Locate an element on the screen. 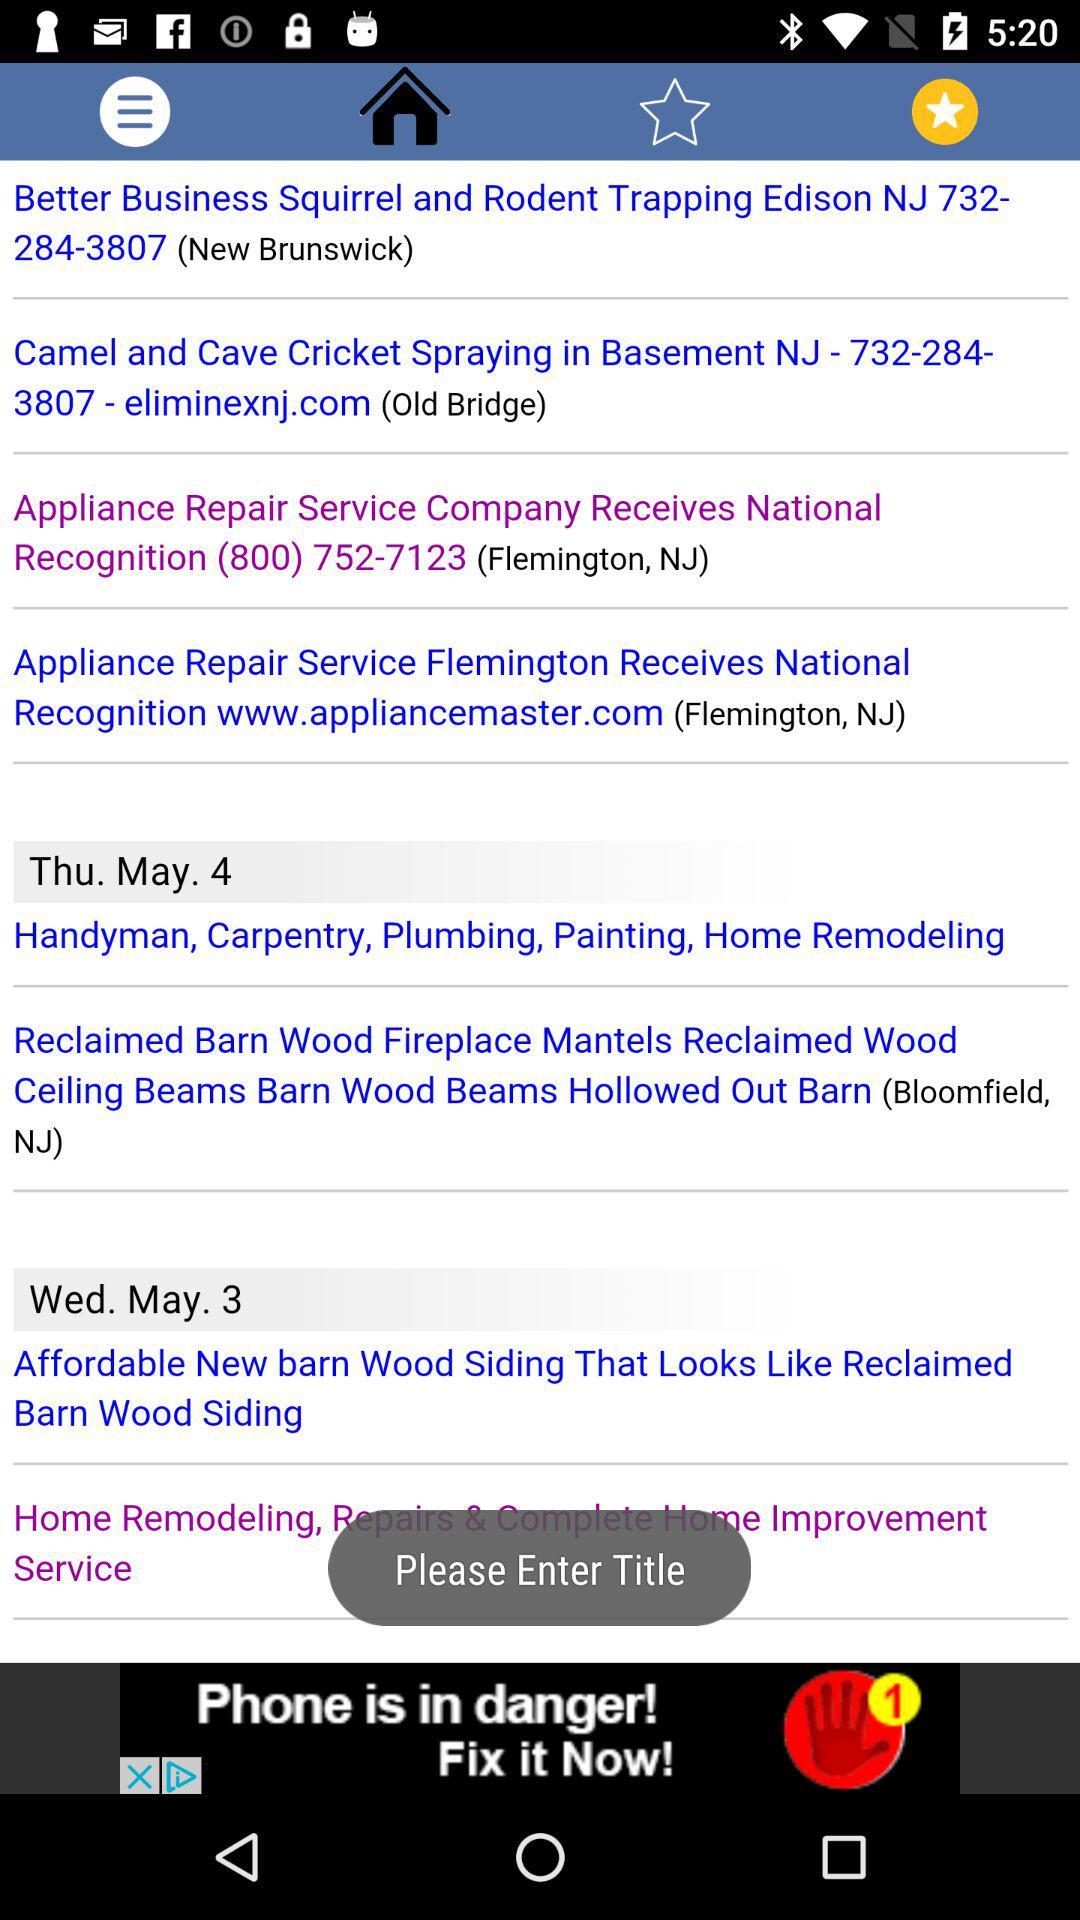  particular site is located at coordinates (540, 1727).